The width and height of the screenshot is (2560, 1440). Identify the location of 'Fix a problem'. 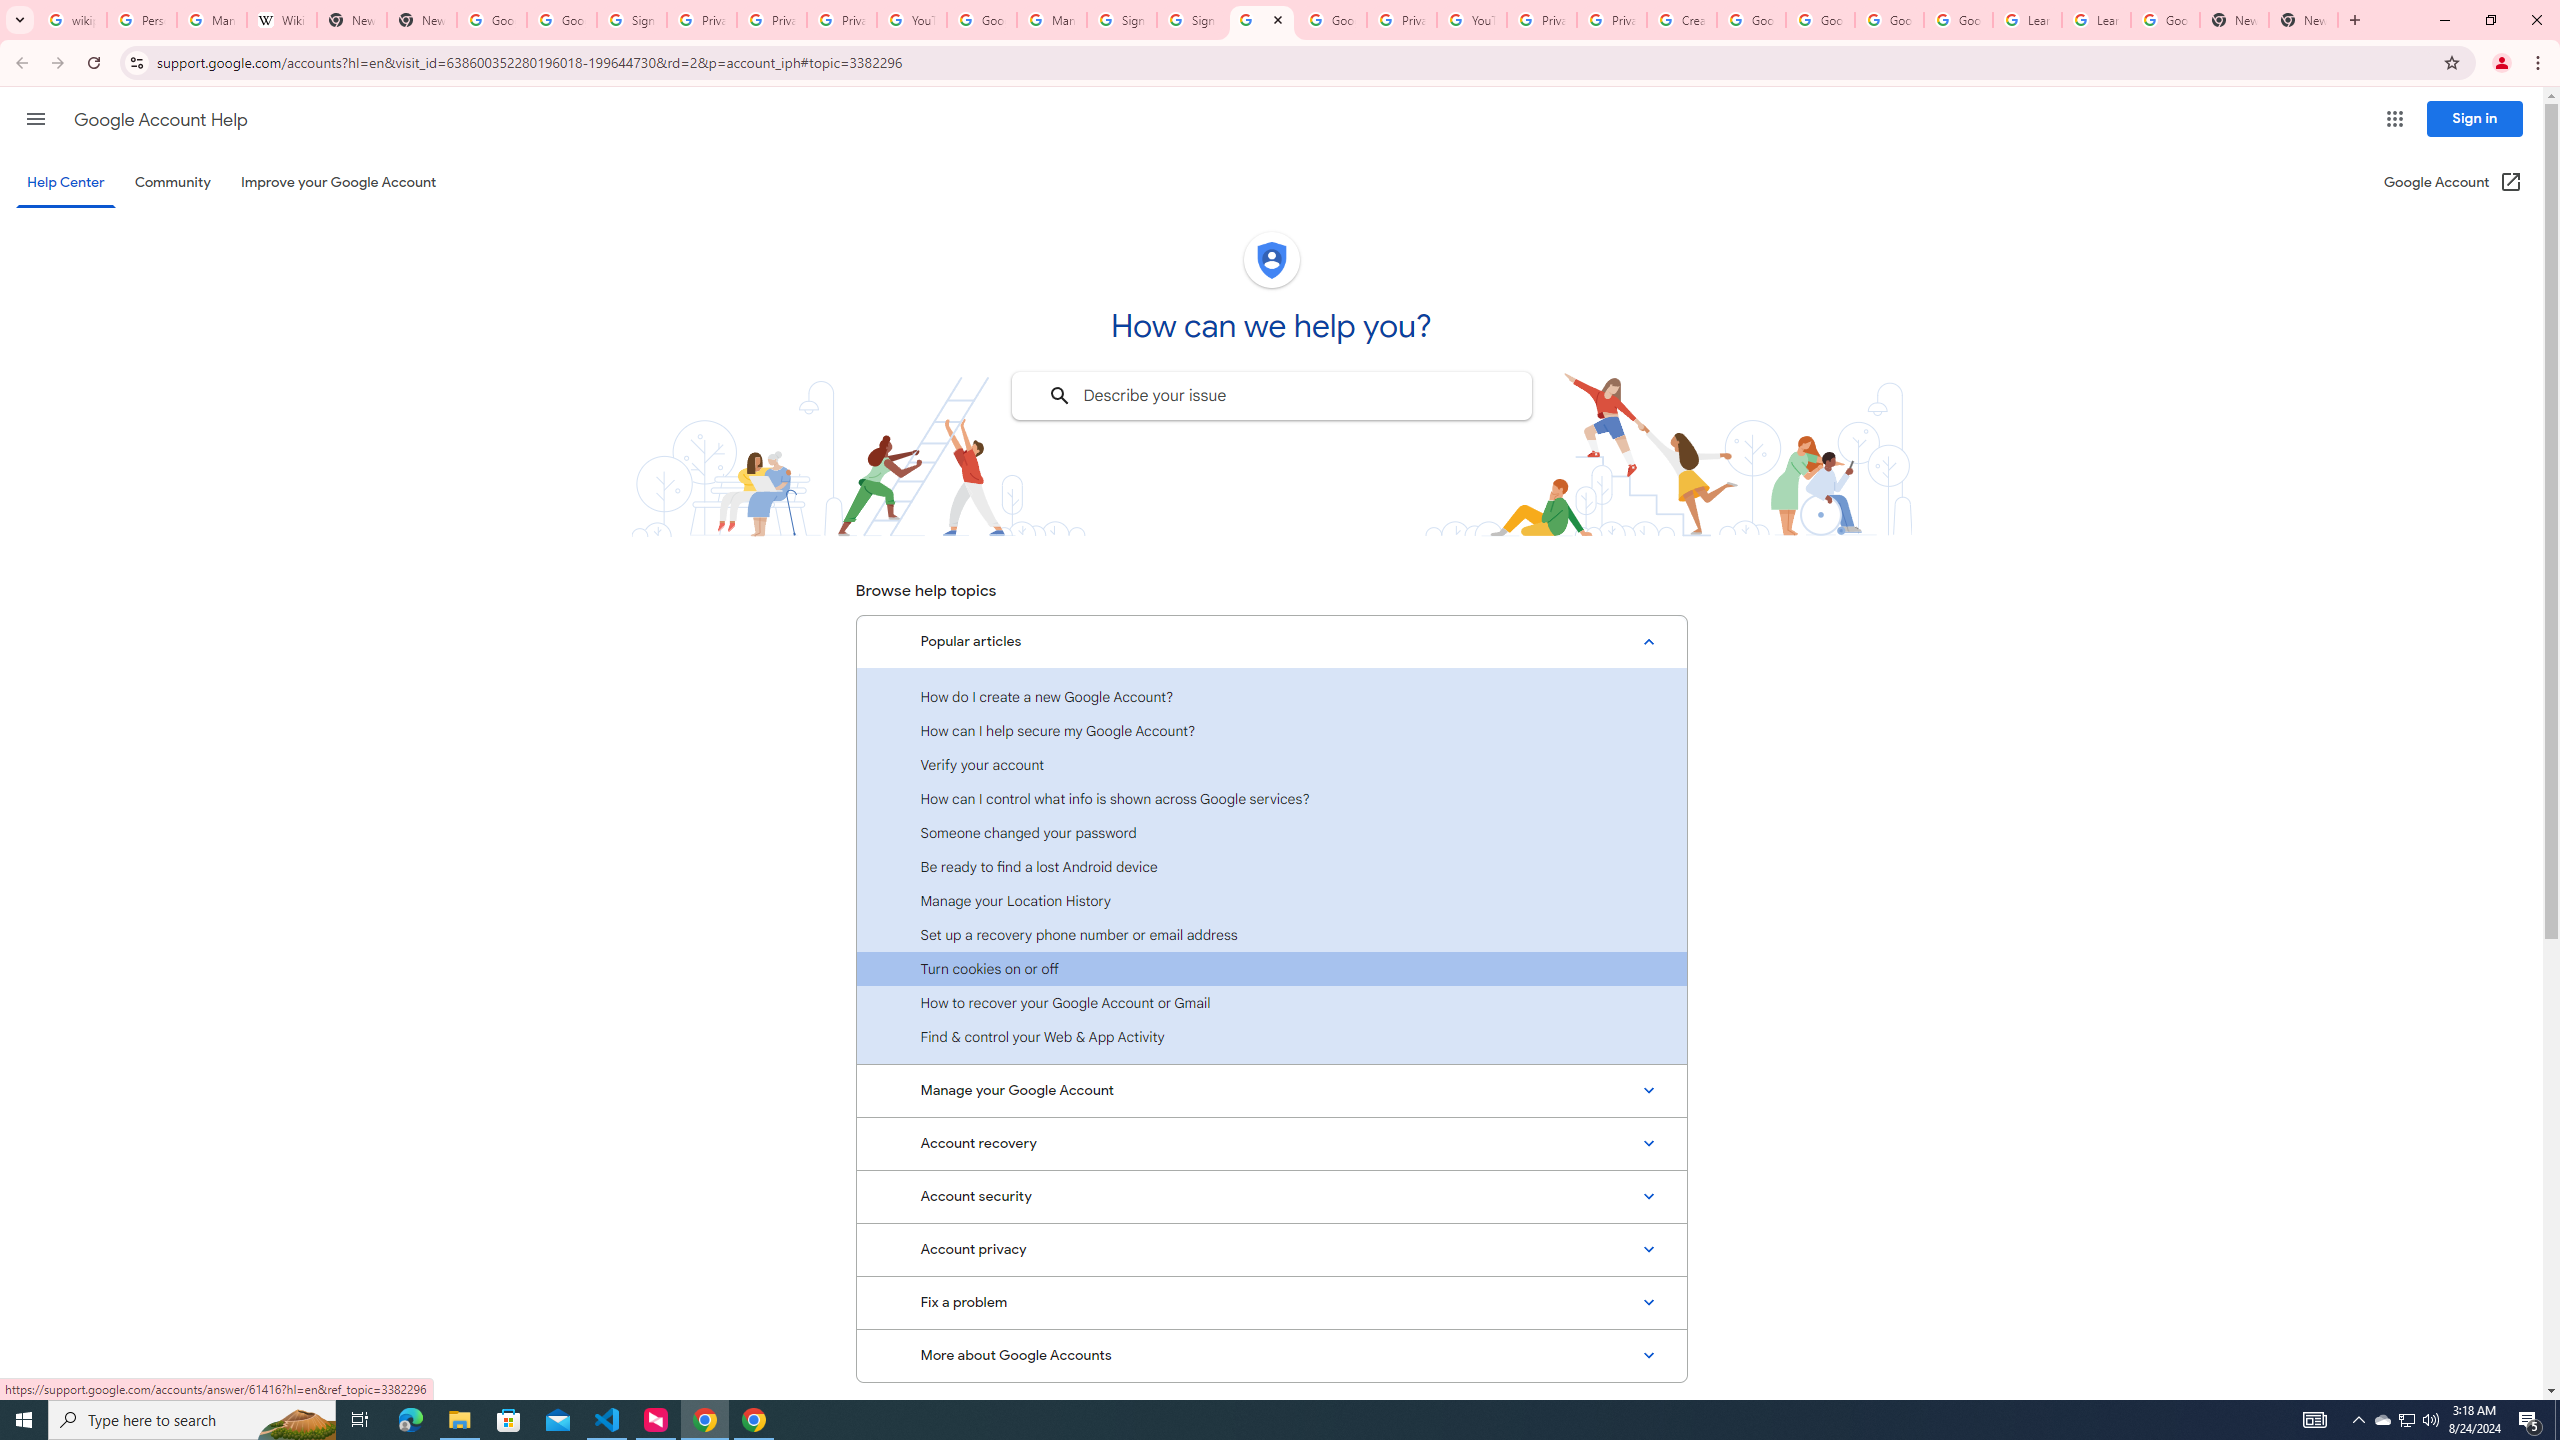
(1271, 1302).